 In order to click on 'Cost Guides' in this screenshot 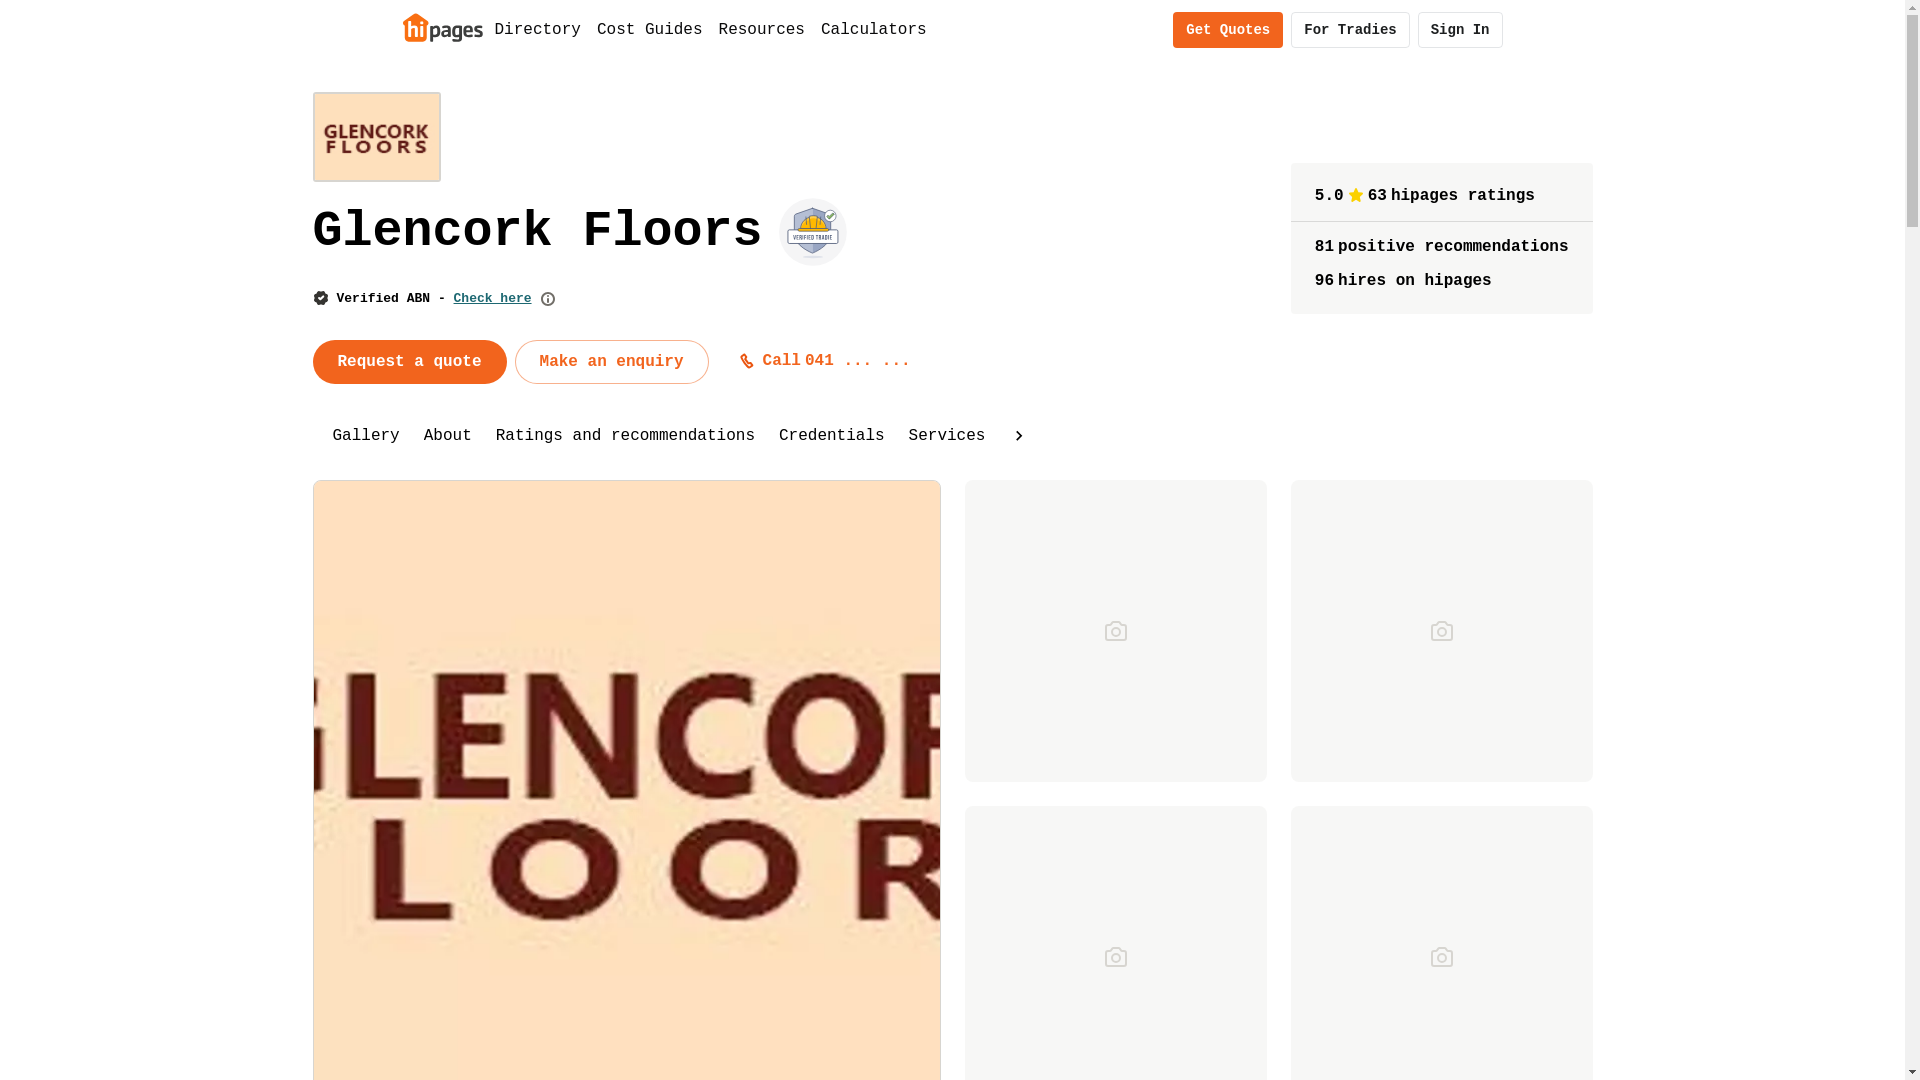, I will do `click(649, 30)`.